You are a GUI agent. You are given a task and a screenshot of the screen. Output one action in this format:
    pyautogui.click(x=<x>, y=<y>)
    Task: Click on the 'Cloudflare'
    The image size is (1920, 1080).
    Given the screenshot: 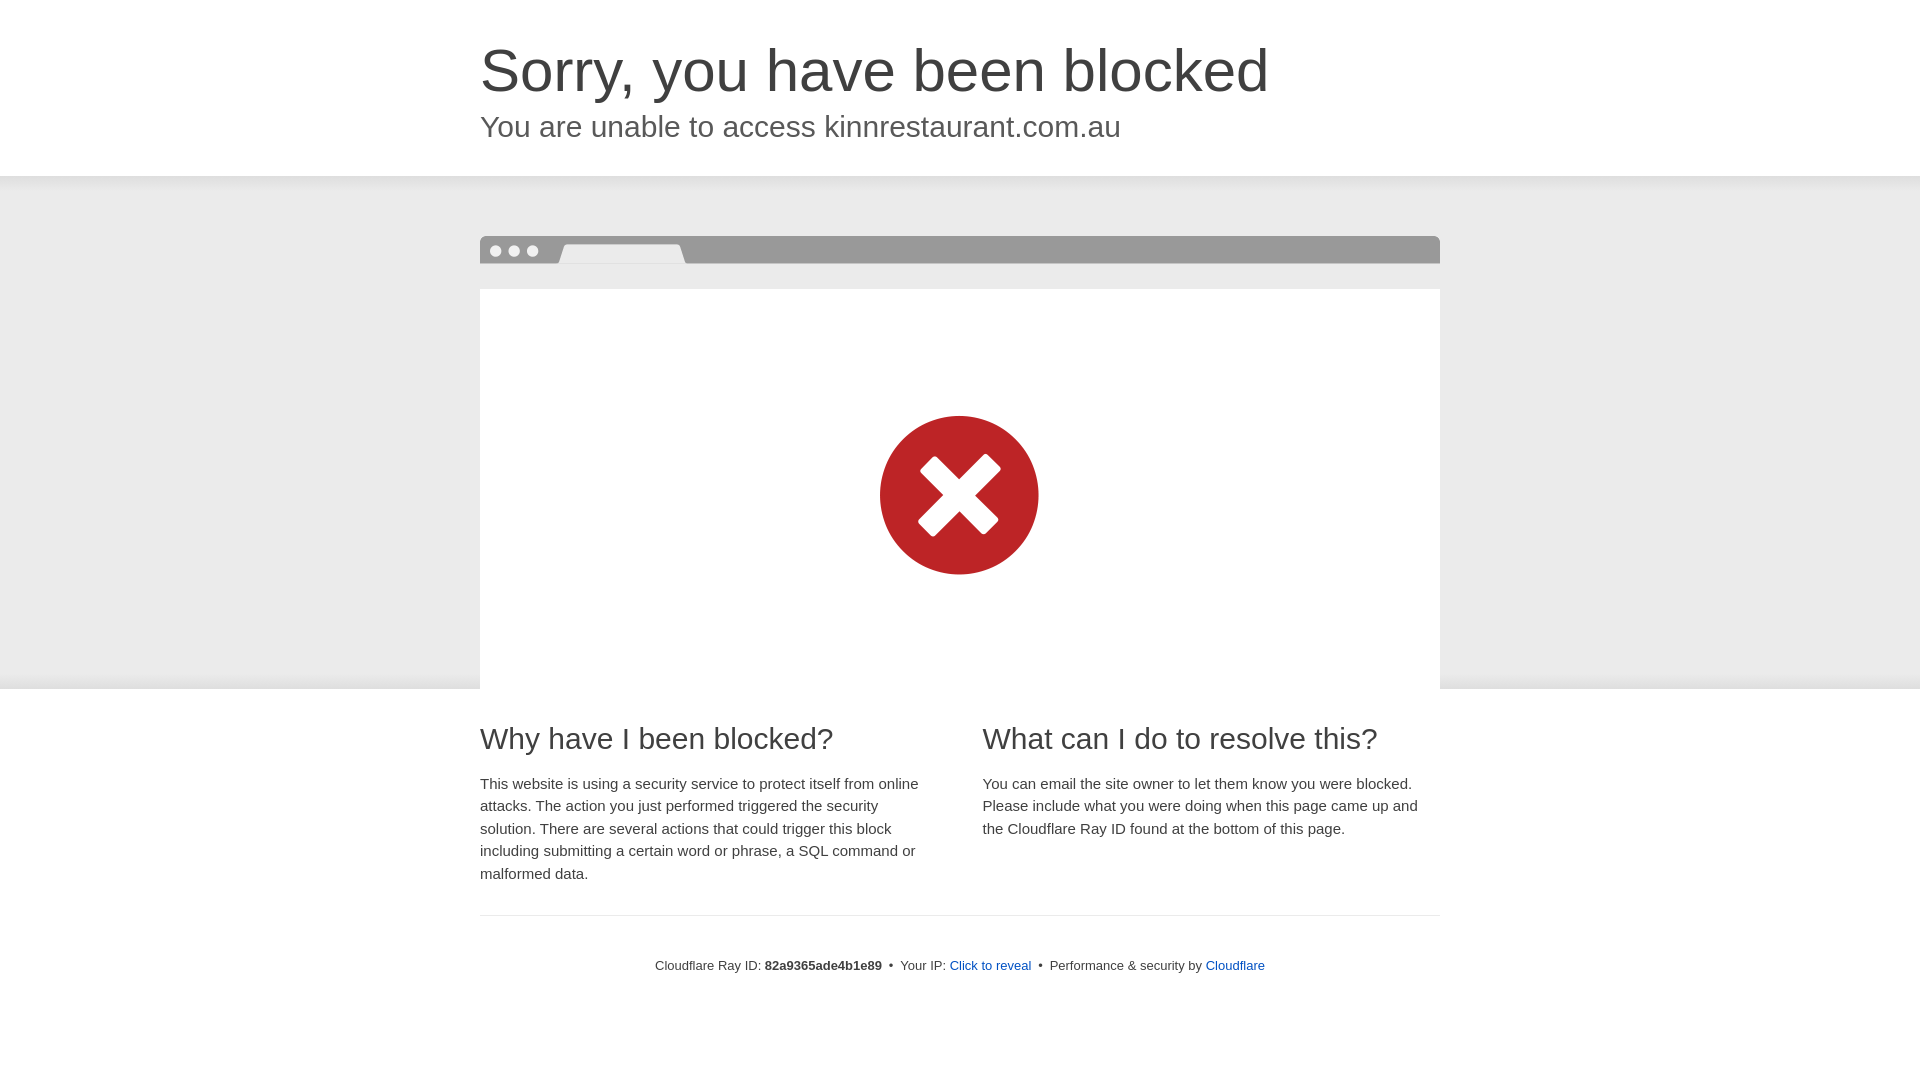 What is the action you would take?
    pyautogui.click(x=1204, y=964)
    